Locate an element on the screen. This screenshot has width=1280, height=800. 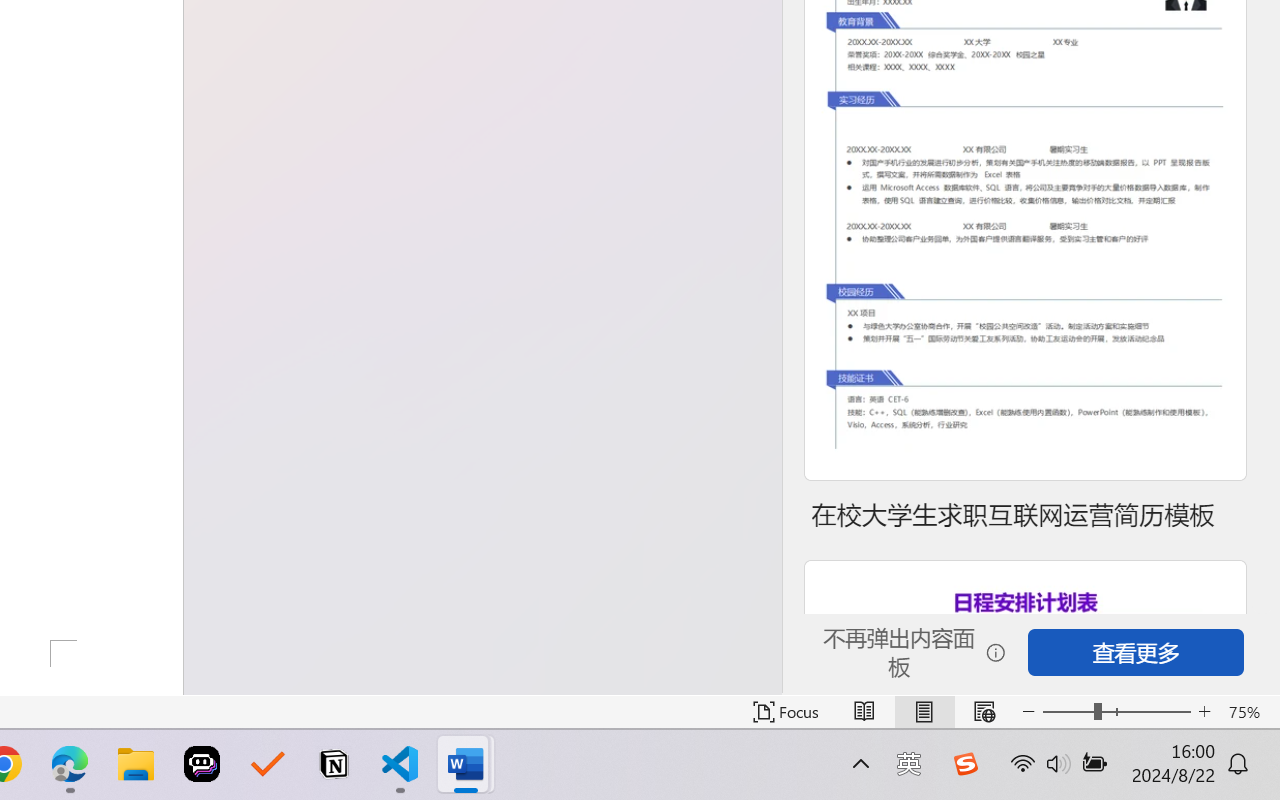
'Zoom In' is located at coordinates (1204, 711).